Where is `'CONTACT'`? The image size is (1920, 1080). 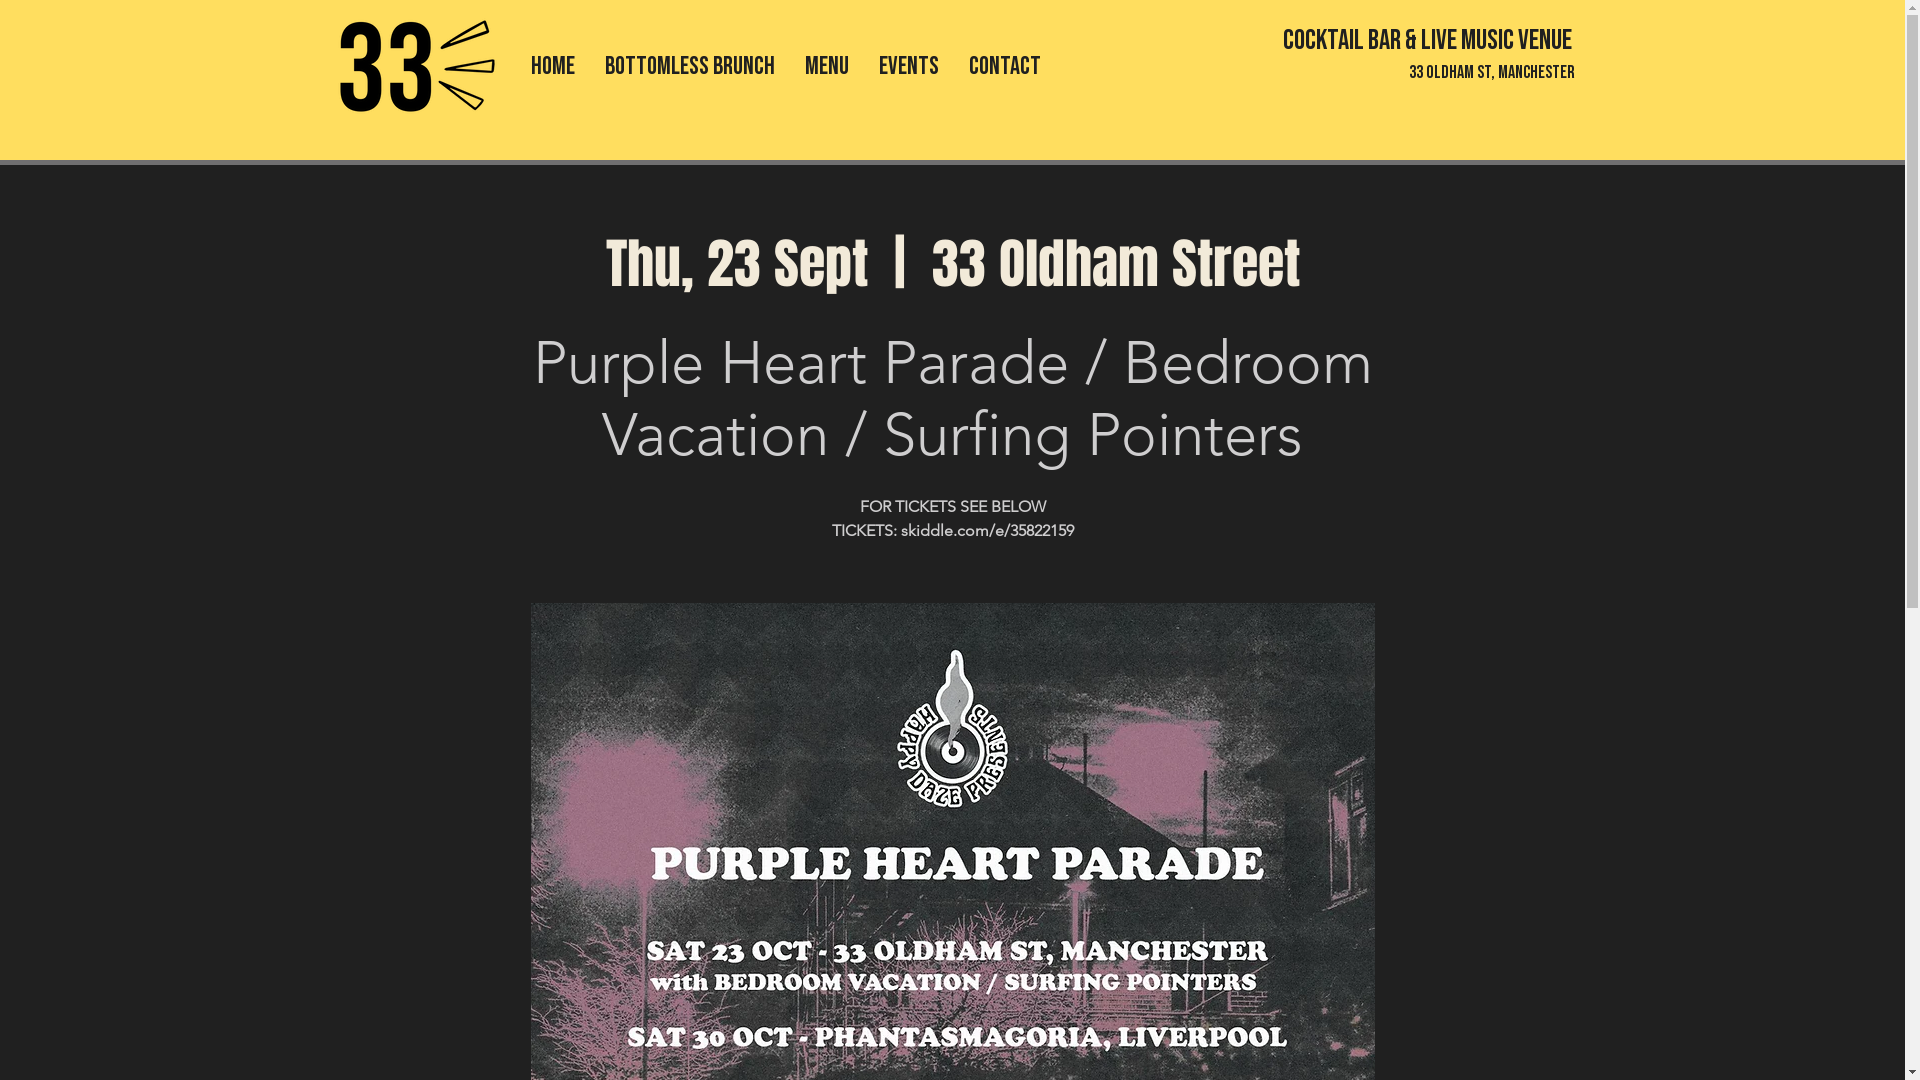
'CONTACT' is located at coordinates (1004, 65).